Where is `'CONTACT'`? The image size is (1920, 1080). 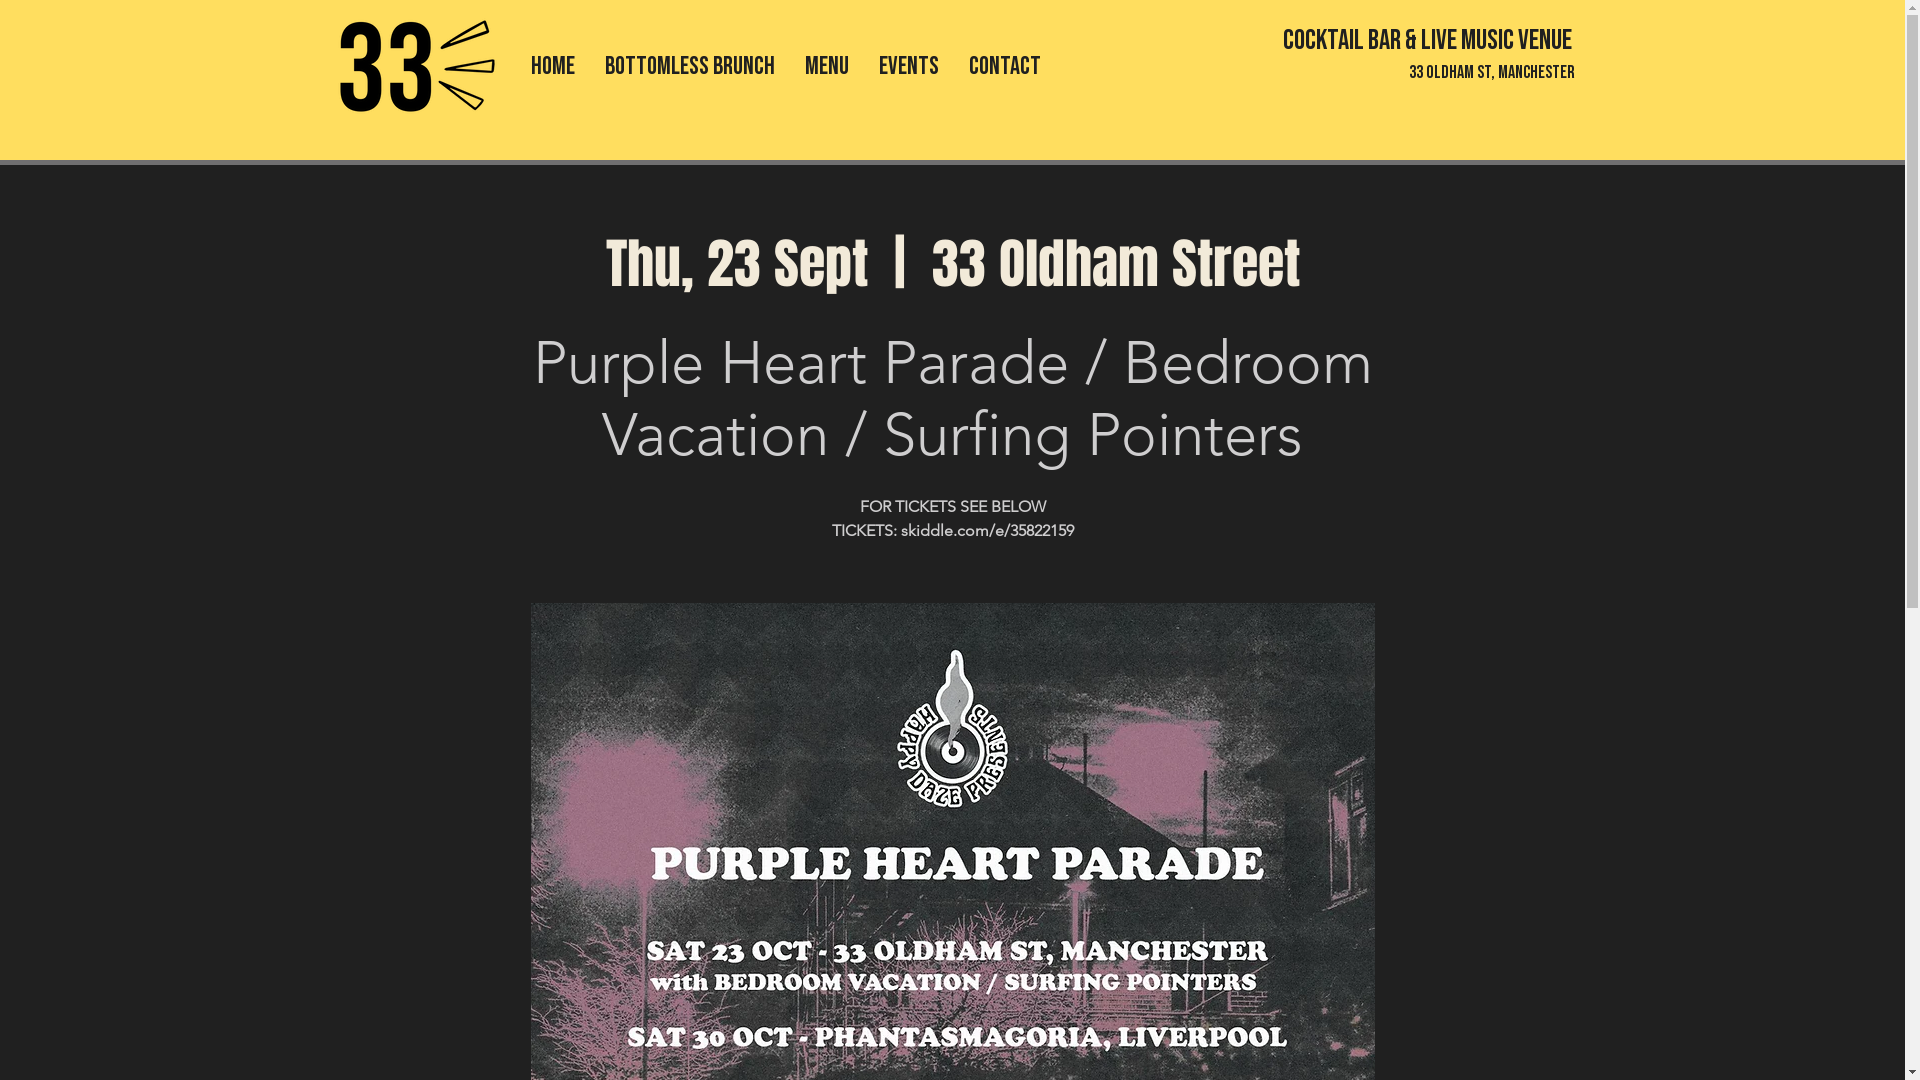
'CONTACT' is located at coordinates (1004, 65).